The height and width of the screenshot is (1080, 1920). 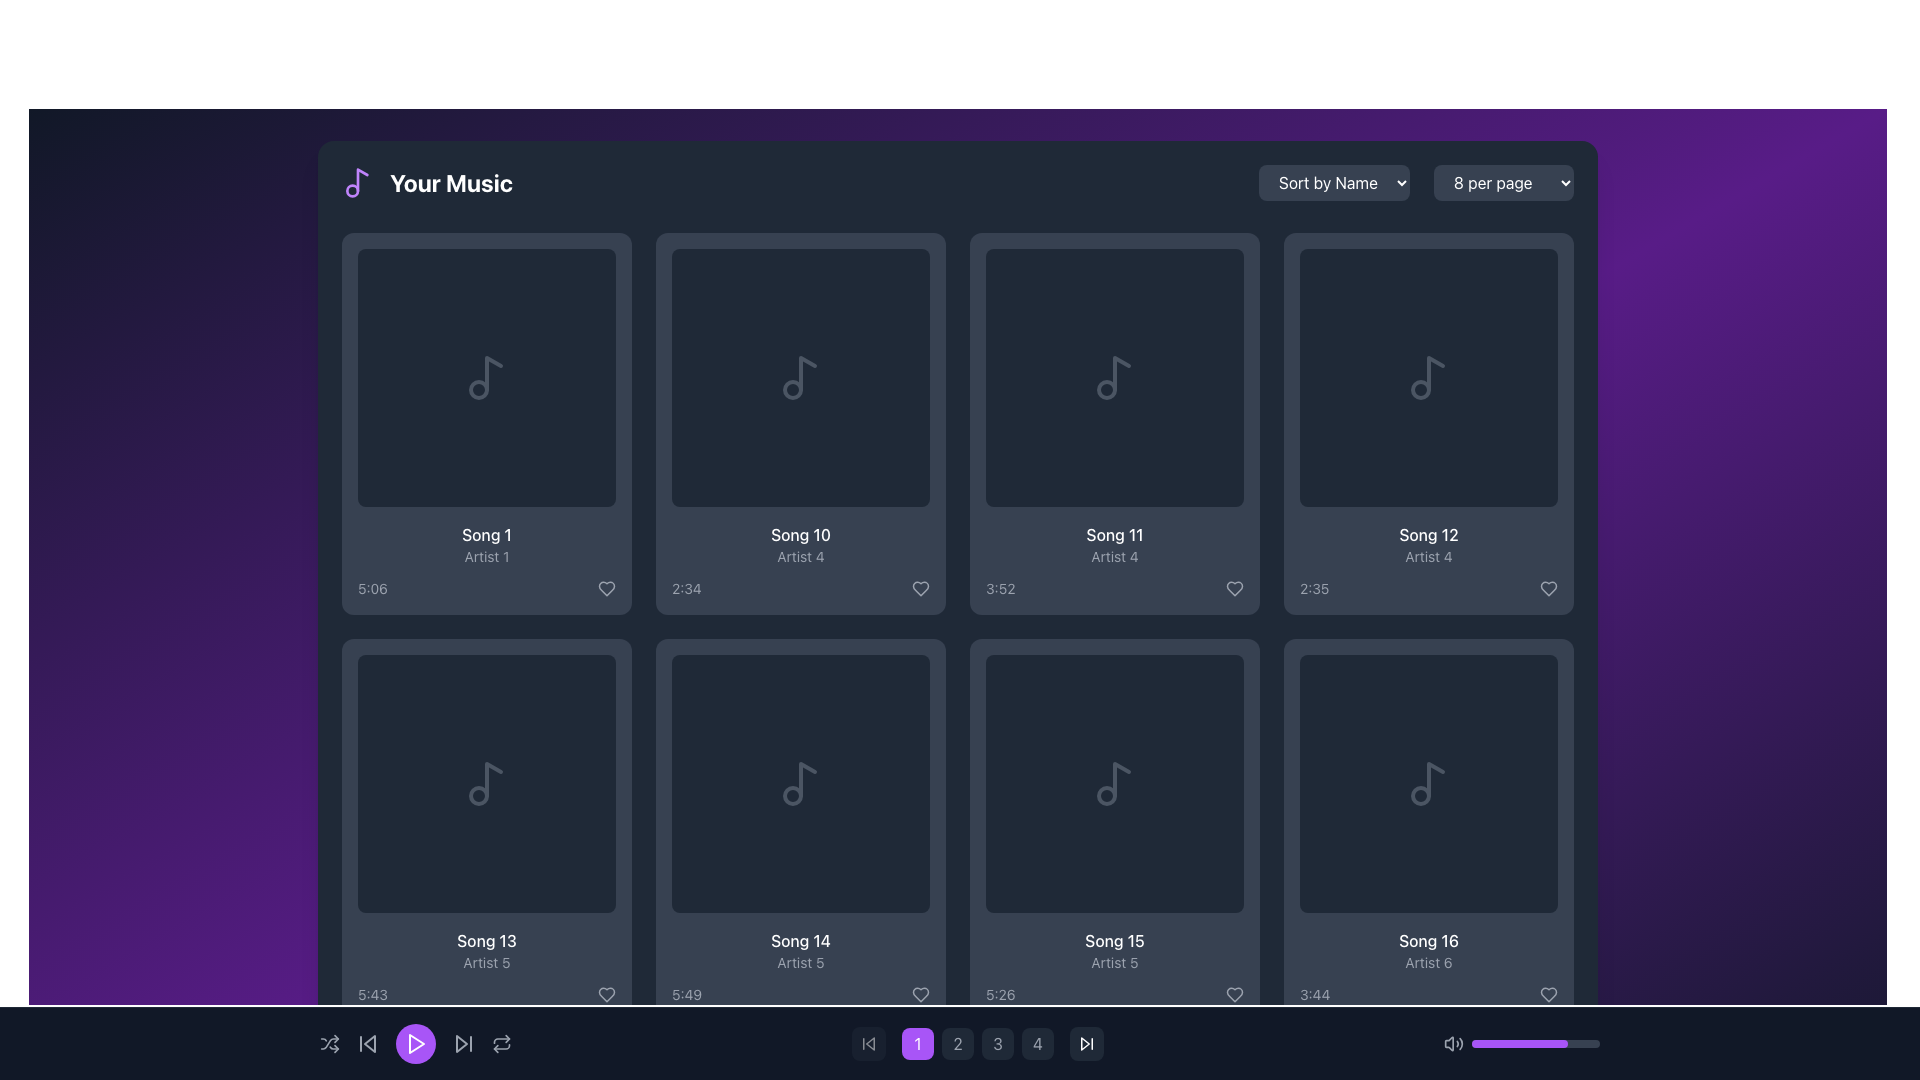 What do you see at coordinates (960, 1043) in the screenshot?
I see `the button labeled '2', which is a rectangular button with a dark background and the text '2' in the center` at bounding box center [960, 1043].